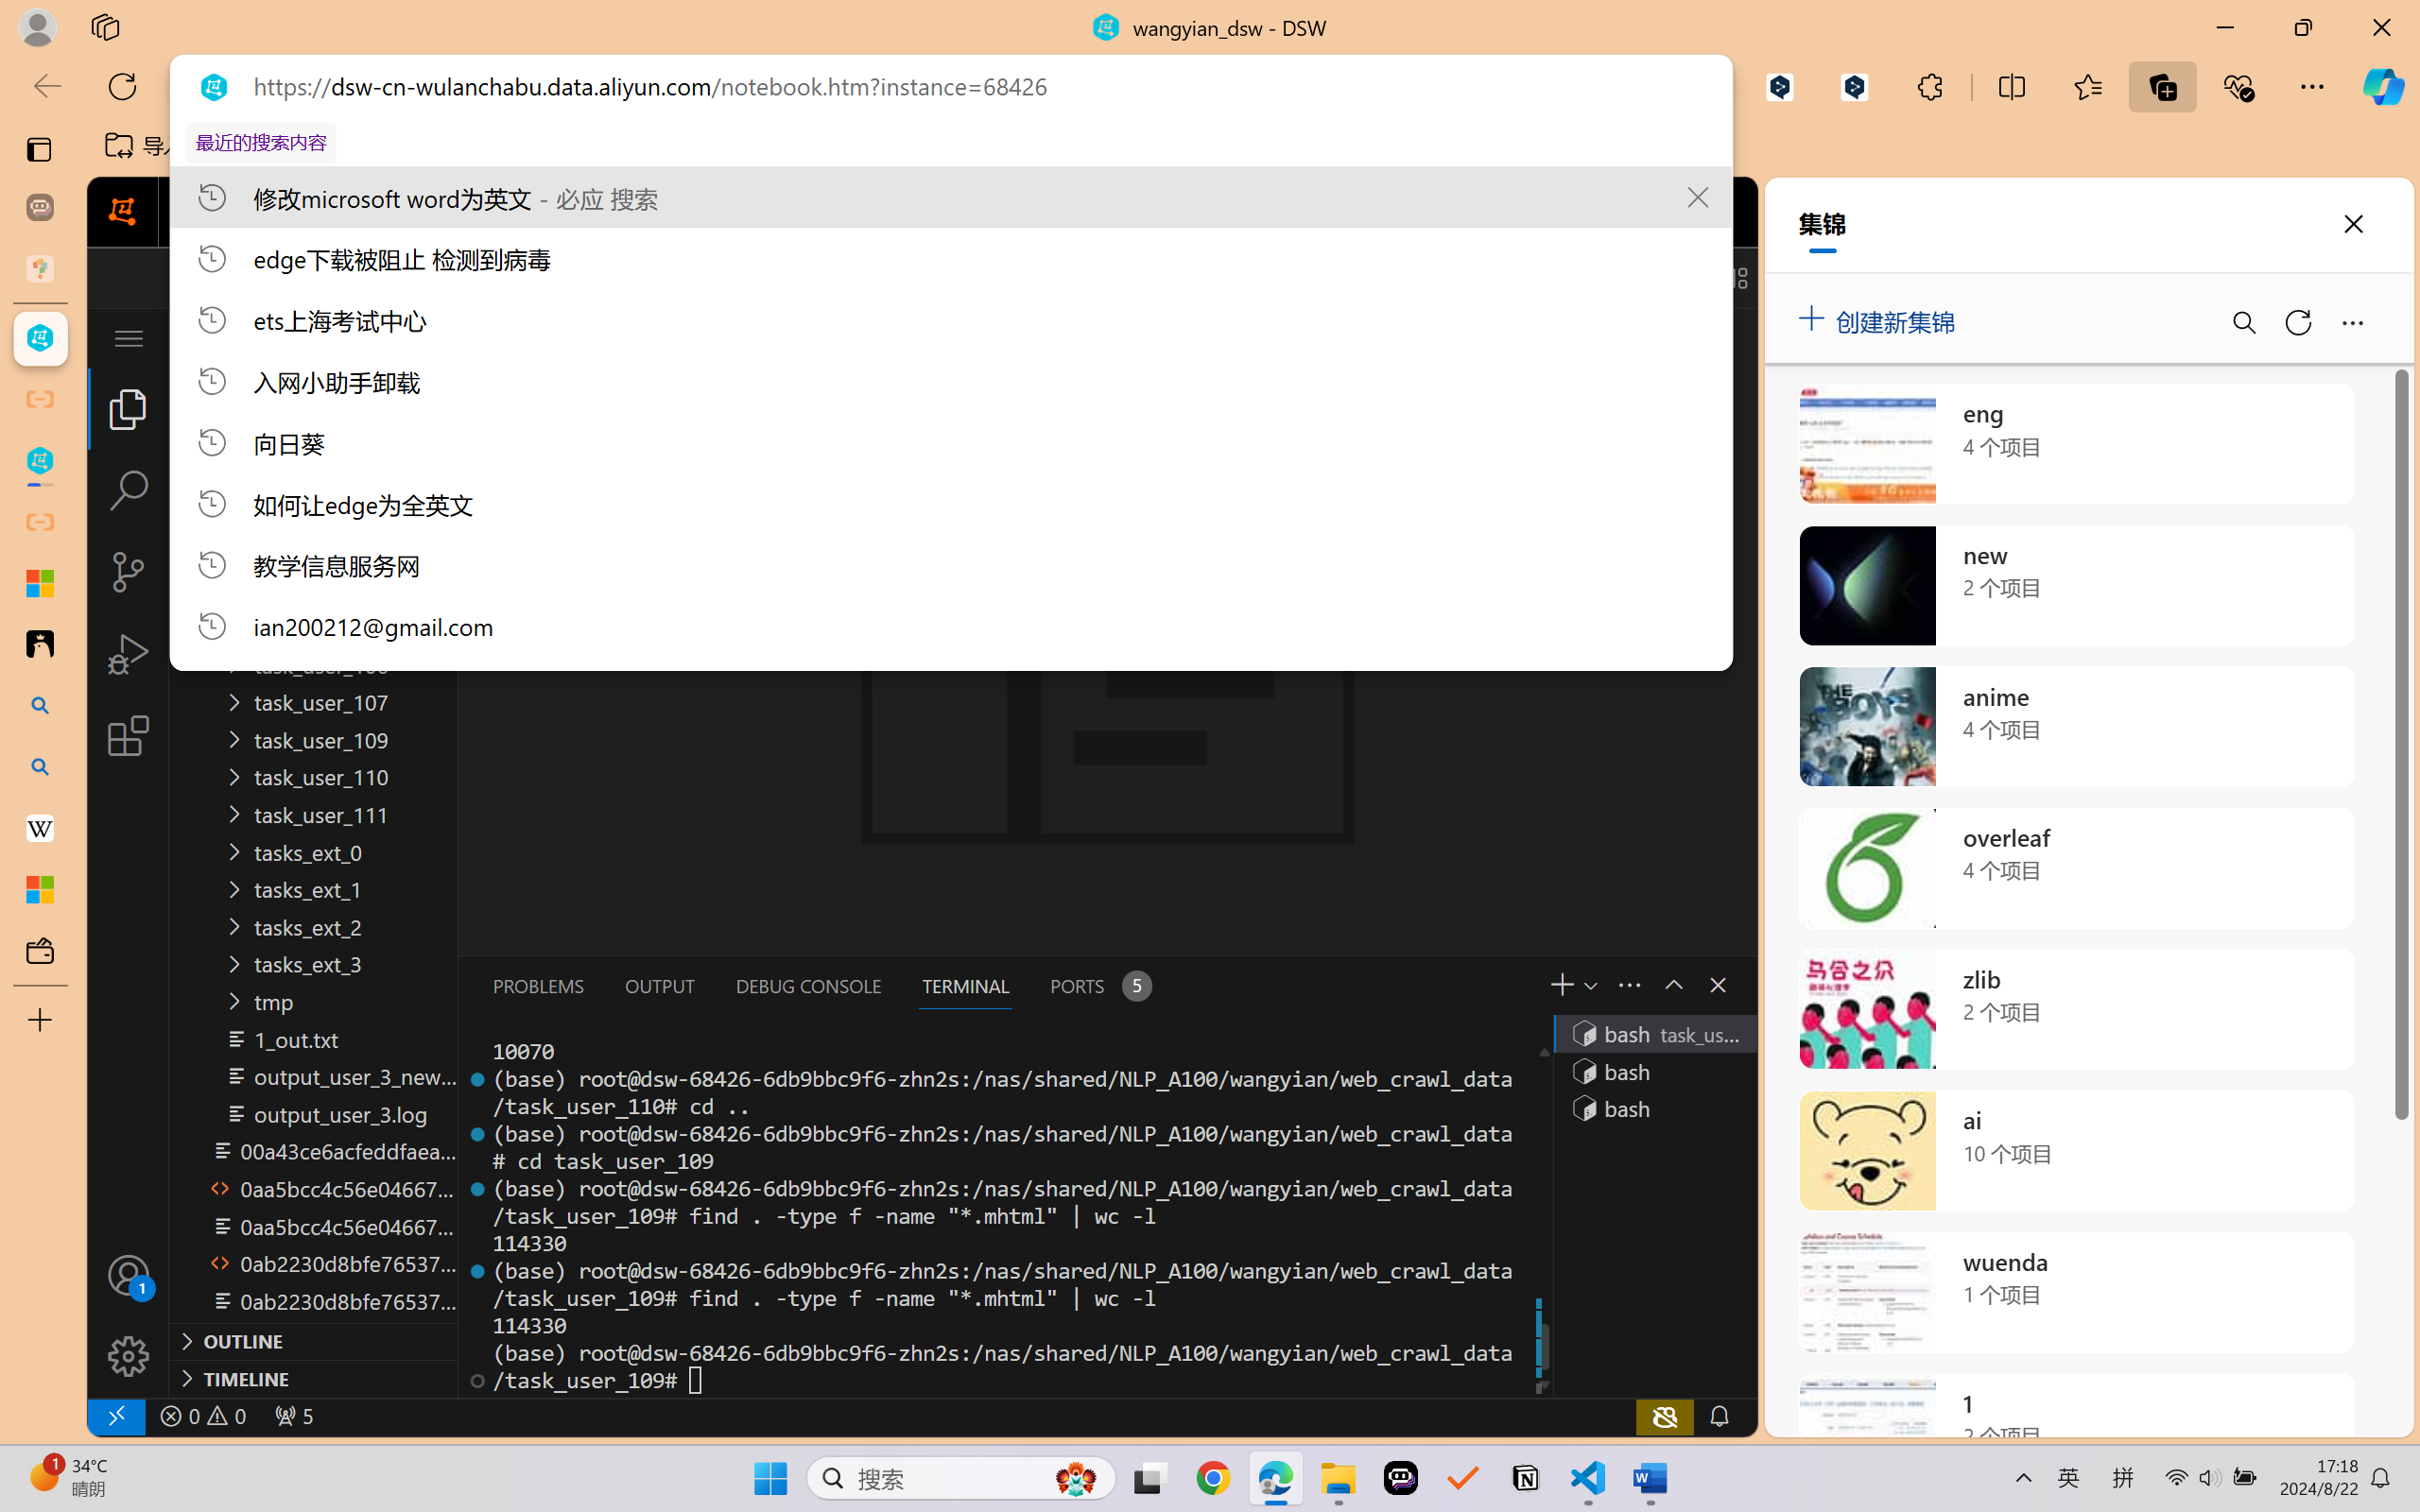  I want to click on 'copilot-notconnected, Copilot error (click for details)', so click(1664, 1415).